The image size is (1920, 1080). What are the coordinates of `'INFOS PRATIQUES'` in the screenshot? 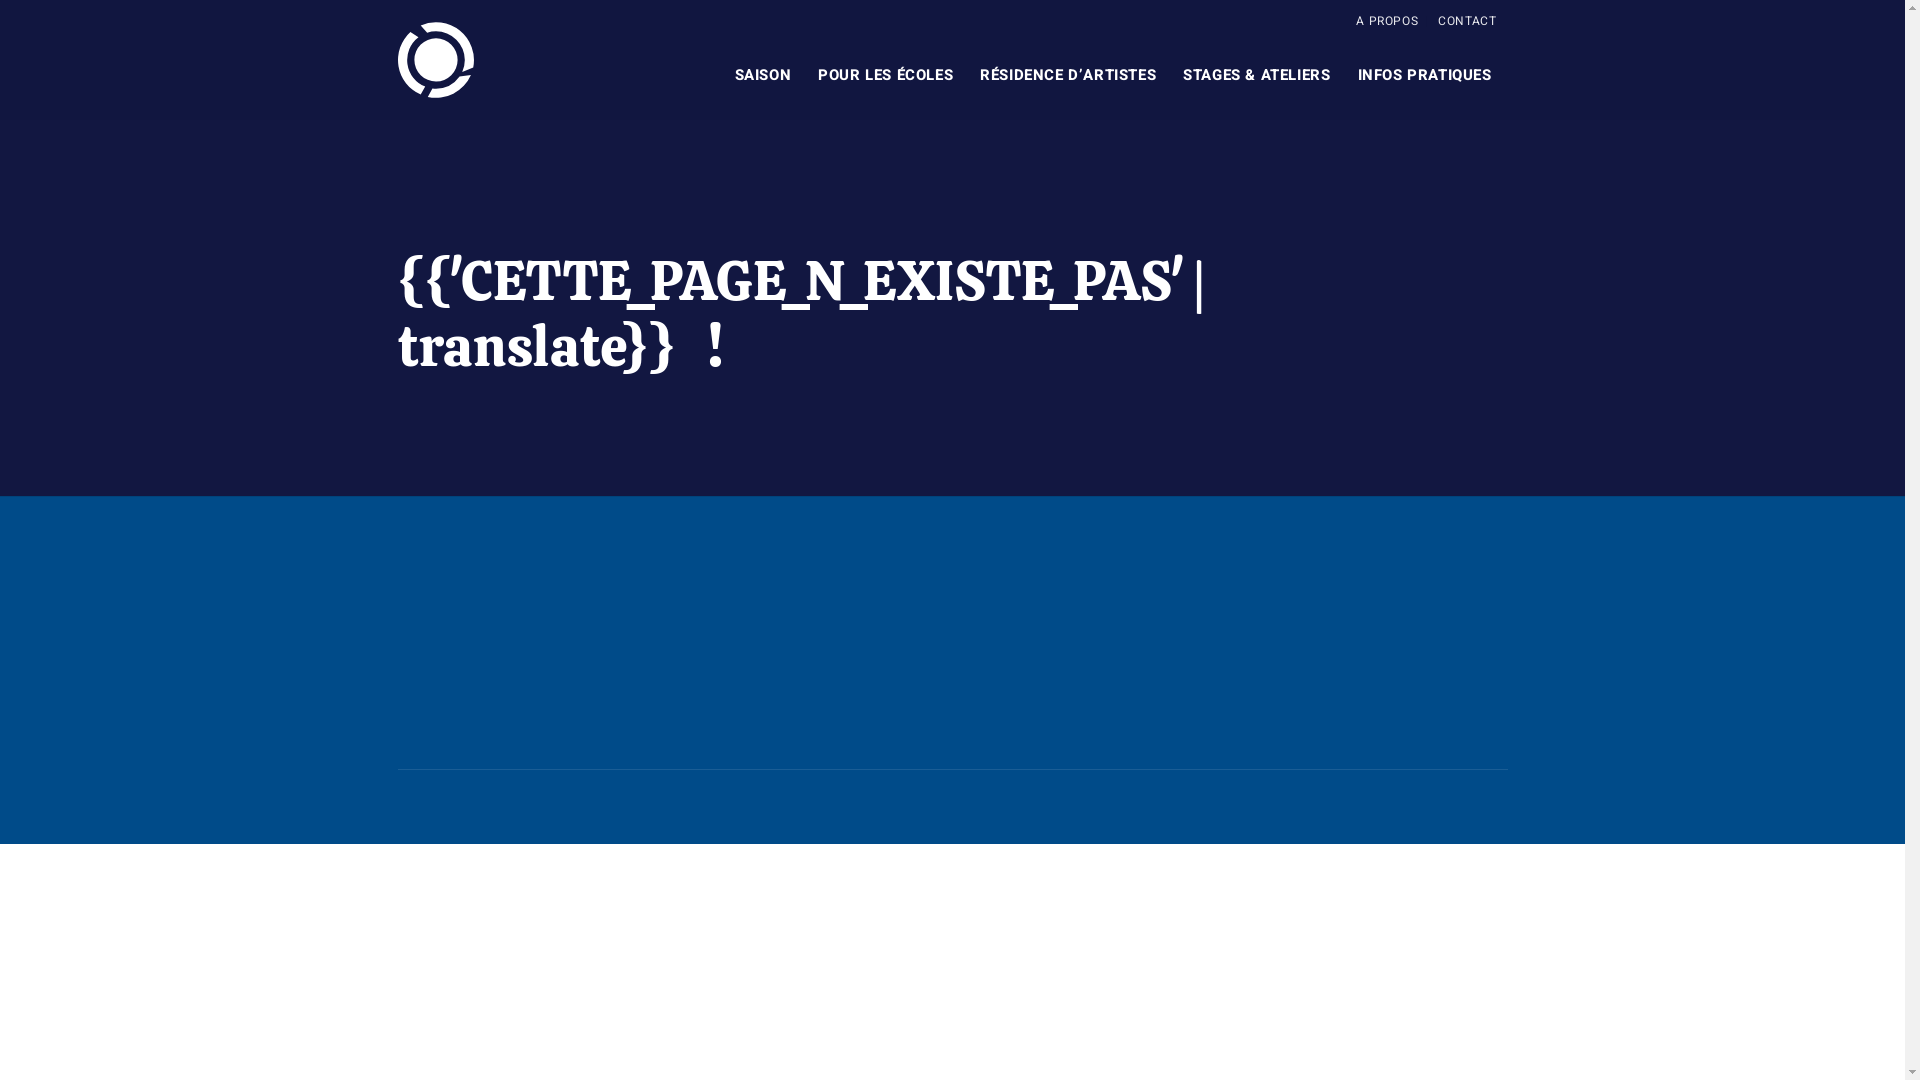 It's located at (1424, 73).